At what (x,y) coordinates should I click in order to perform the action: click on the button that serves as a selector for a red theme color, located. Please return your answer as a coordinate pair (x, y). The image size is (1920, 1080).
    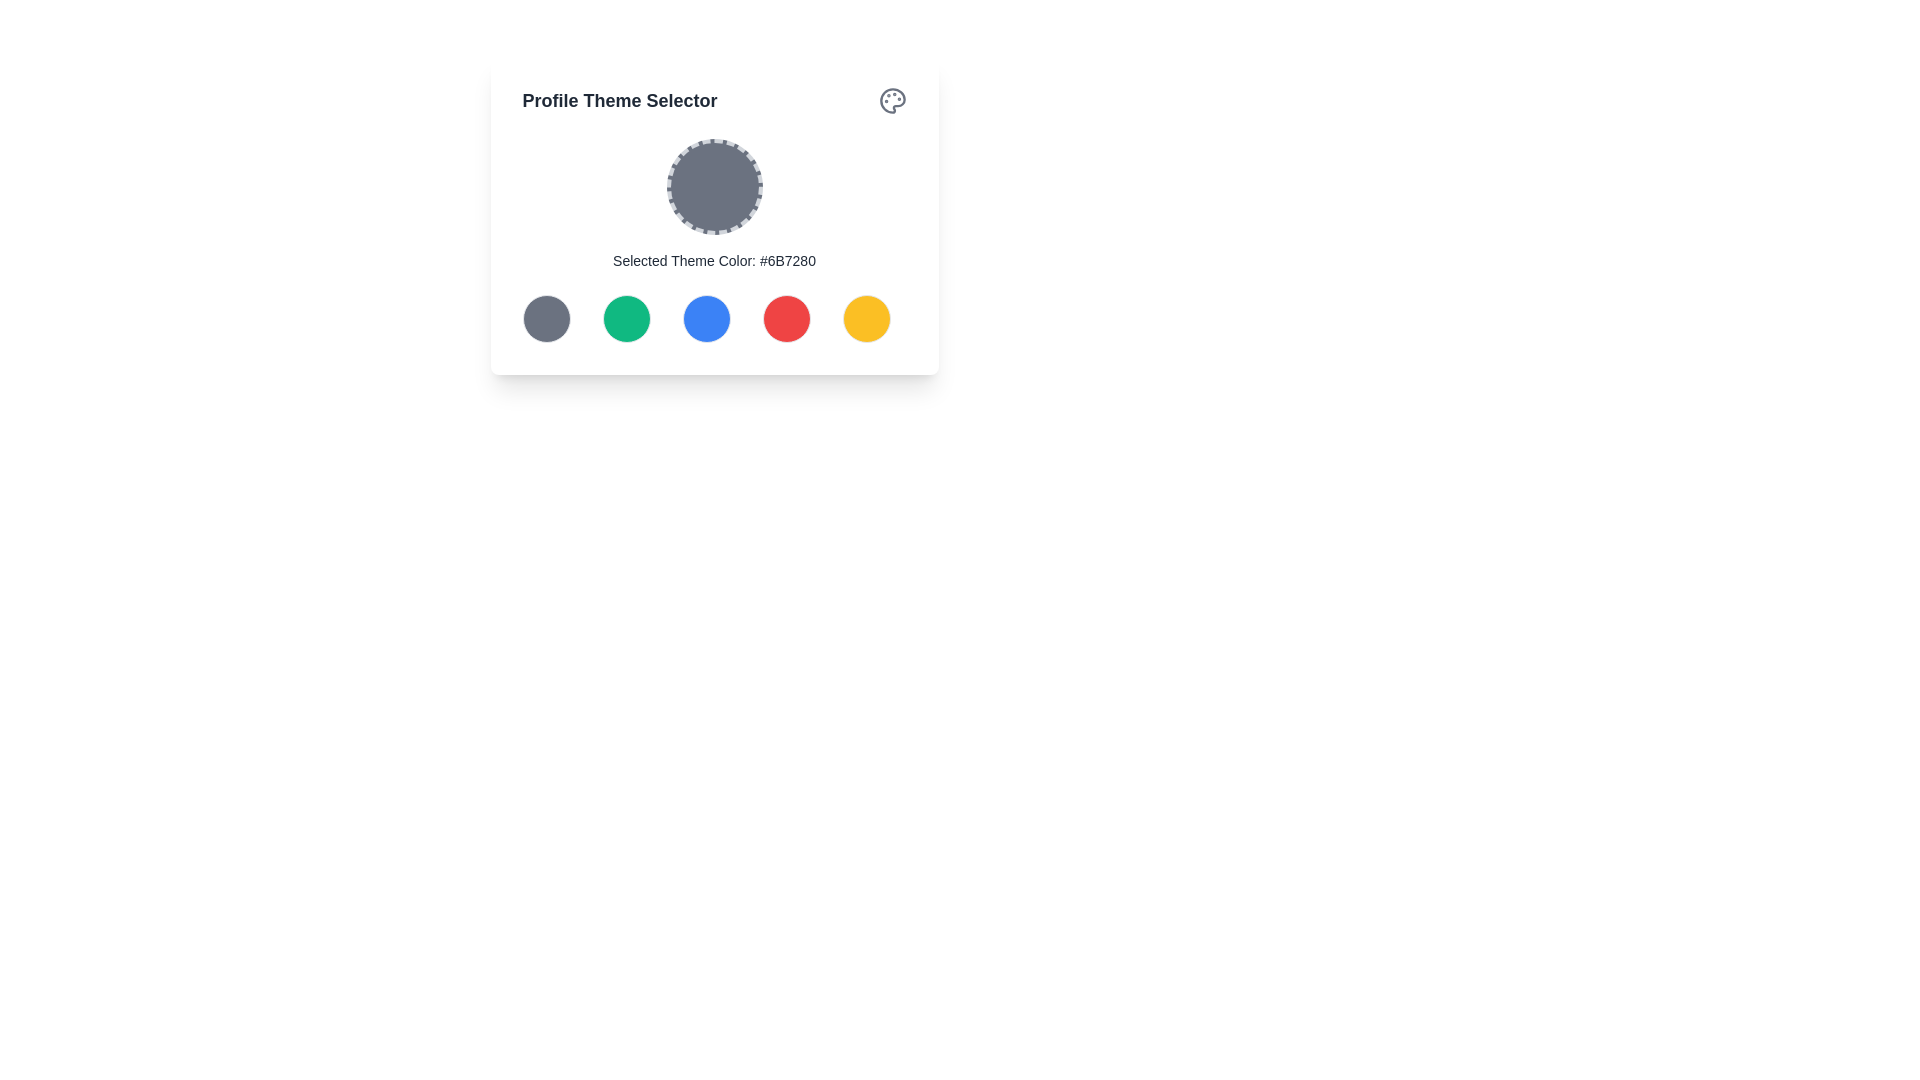
    Looking at the image, I should click on (785, 318).